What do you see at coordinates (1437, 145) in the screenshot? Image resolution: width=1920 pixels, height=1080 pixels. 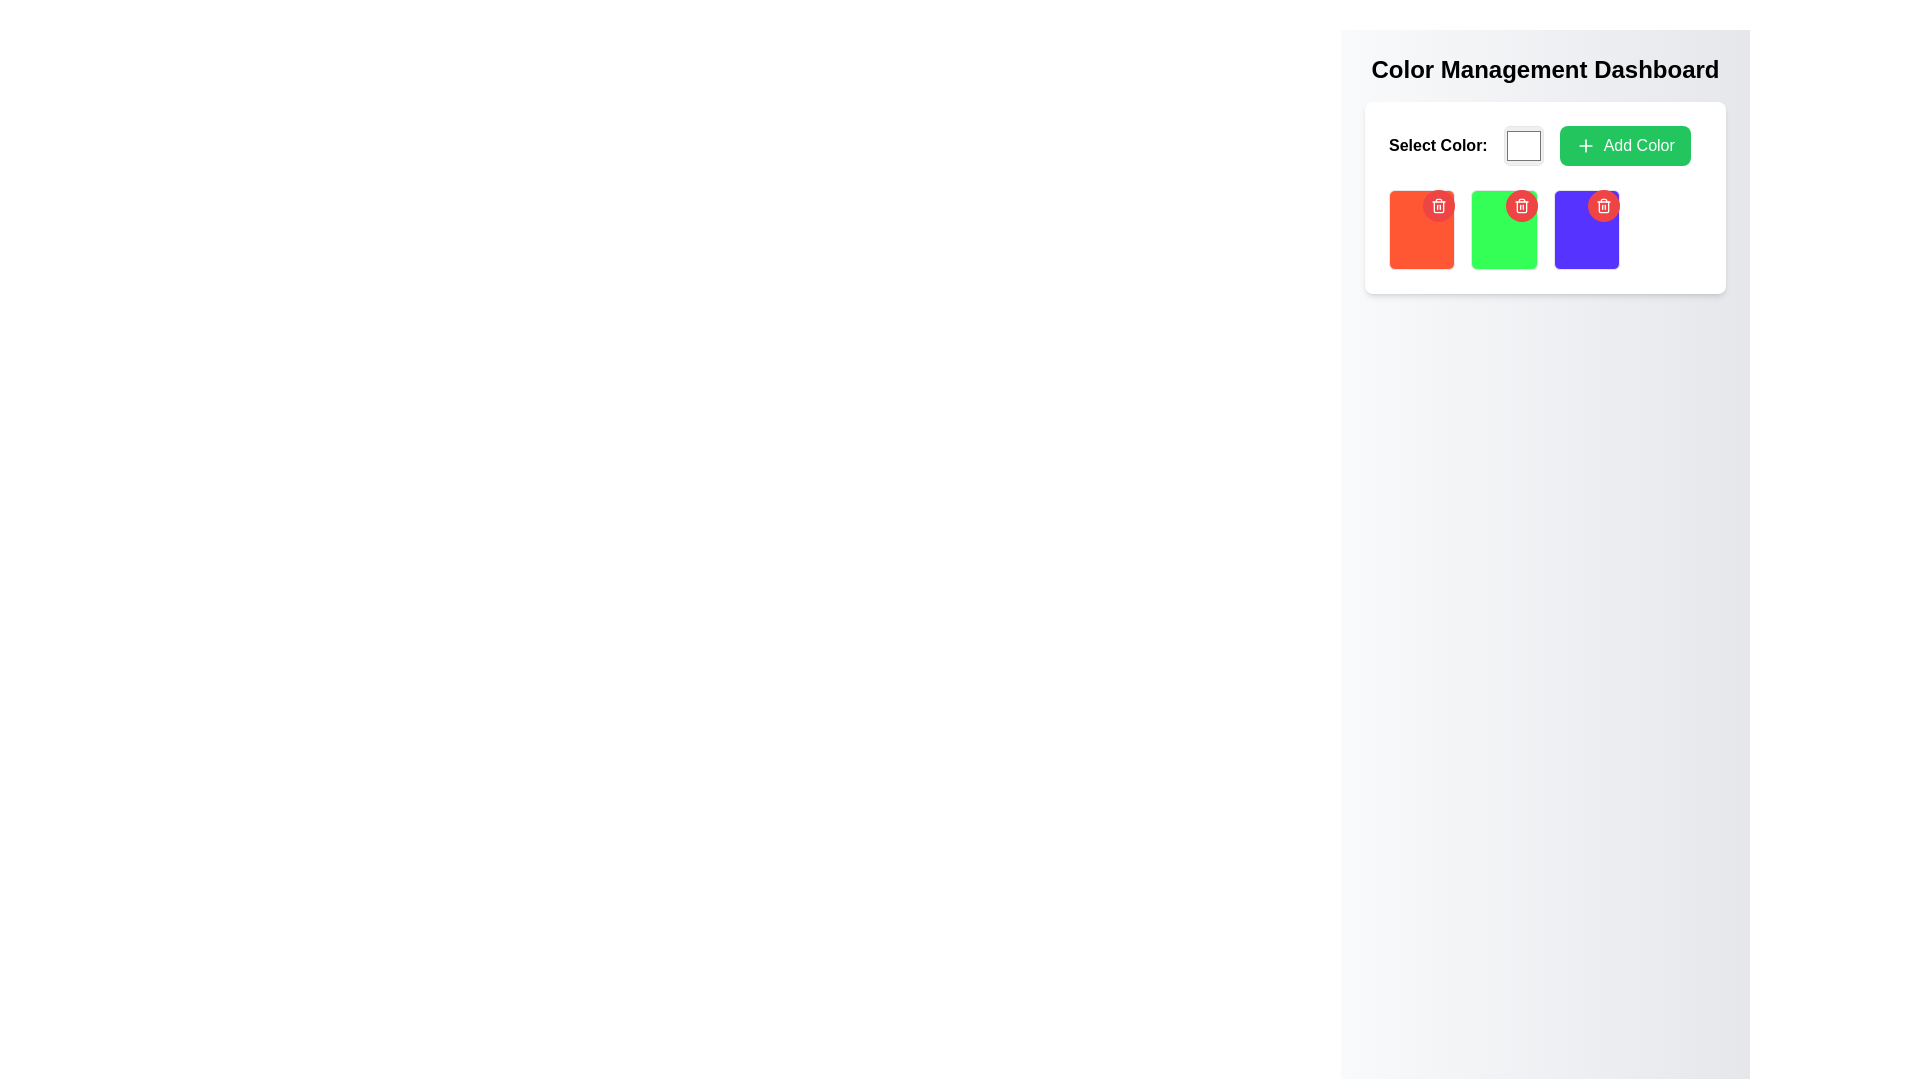 I see `label that serves as the description for the color selection input field, which is positioned to the left of the color picker input field and the 'Add Color' button` at bounding box center [1437, 145].